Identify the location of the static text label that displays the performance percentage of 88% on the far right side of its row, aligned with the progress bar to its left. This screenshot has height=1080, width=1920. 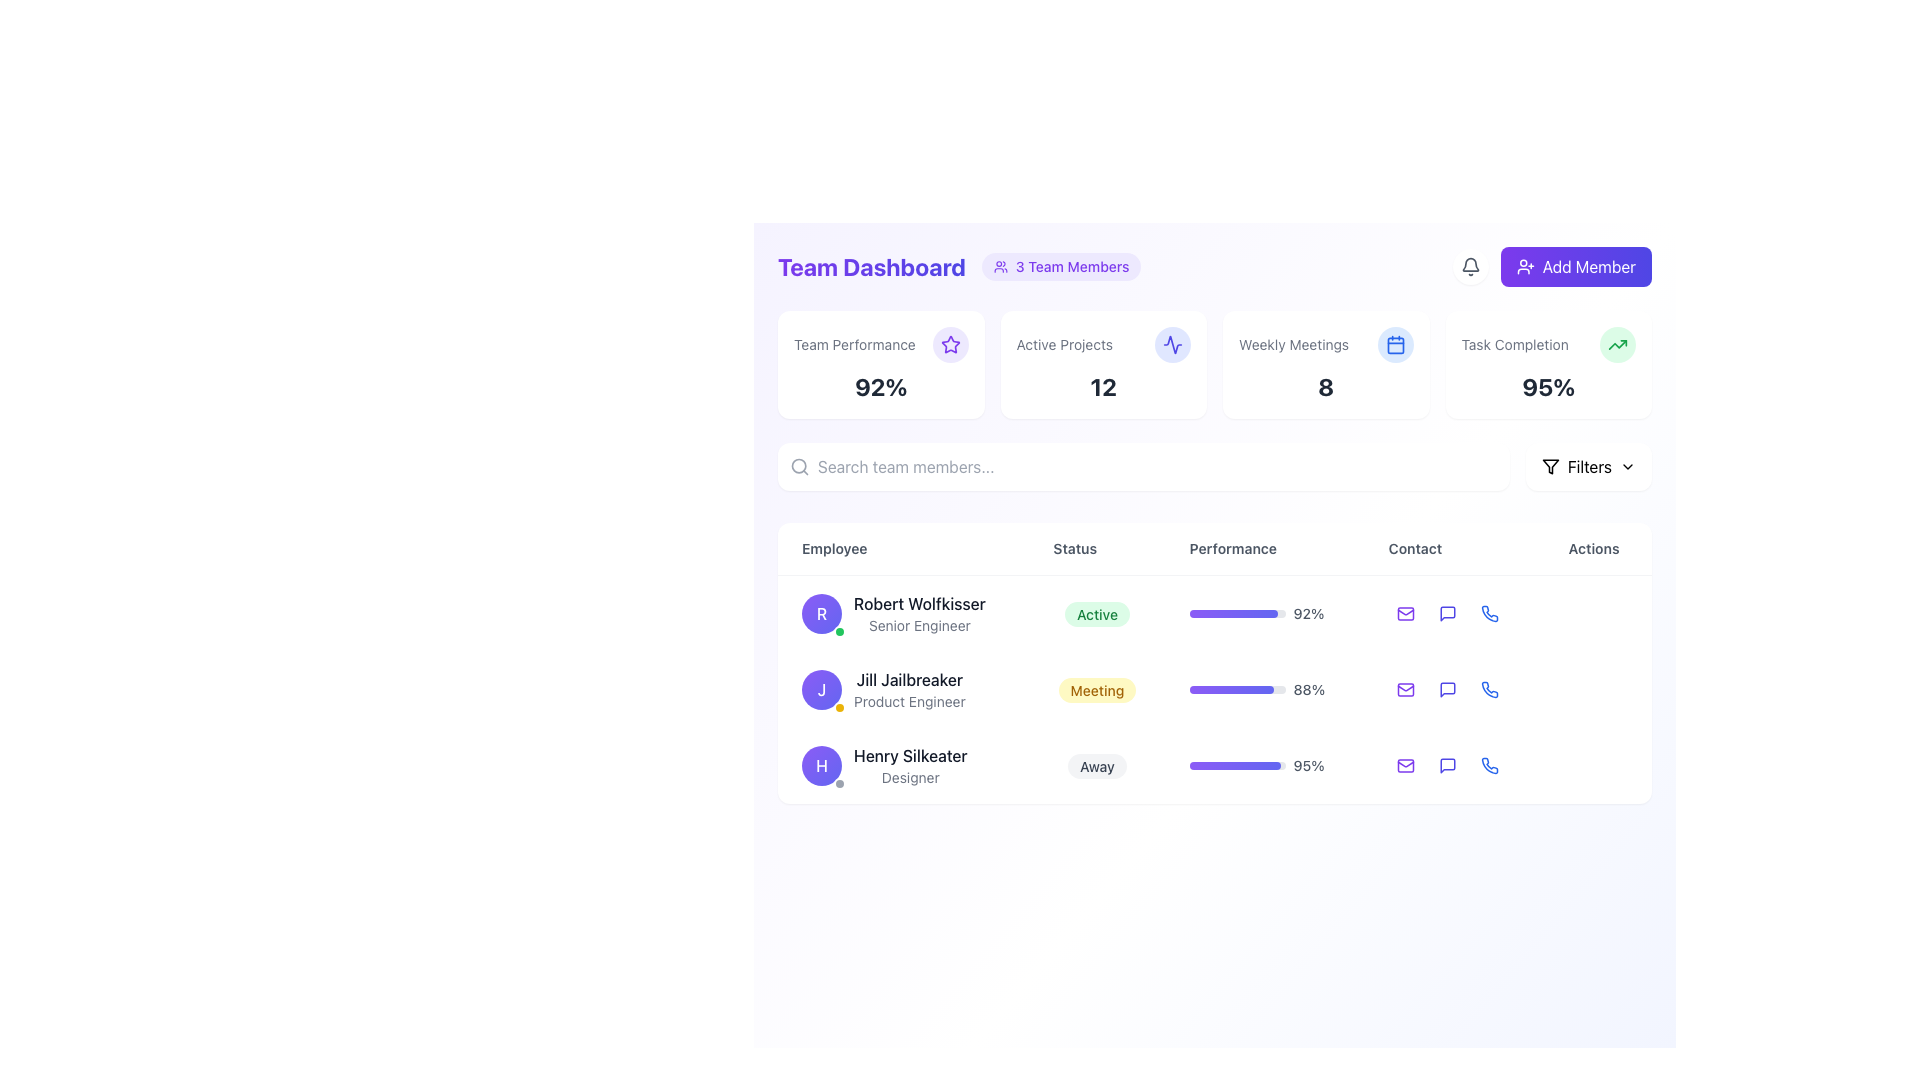
(1309, 689).